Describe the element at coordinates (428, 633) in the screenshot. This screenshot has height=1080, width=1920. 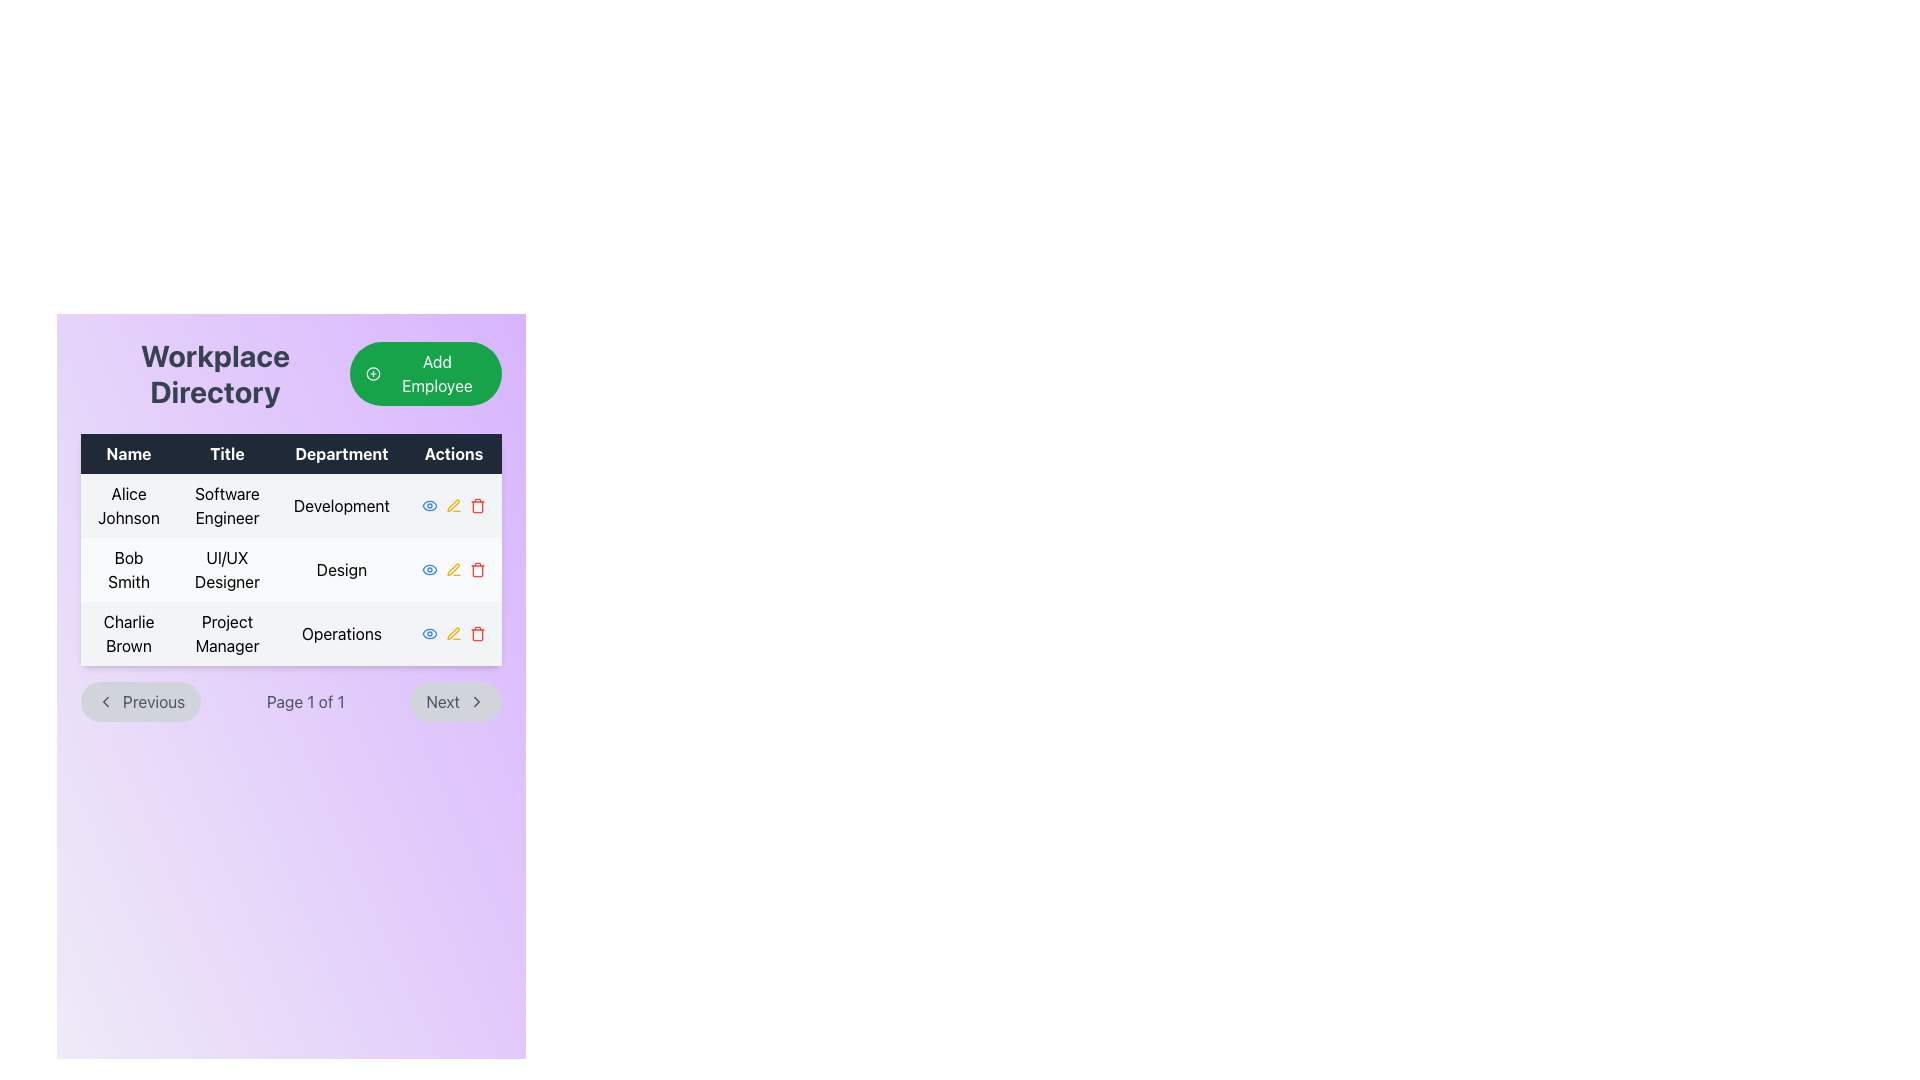
I see `the blue eye-shaped icon in the 'Actions' column of the second row of the table` at that location.